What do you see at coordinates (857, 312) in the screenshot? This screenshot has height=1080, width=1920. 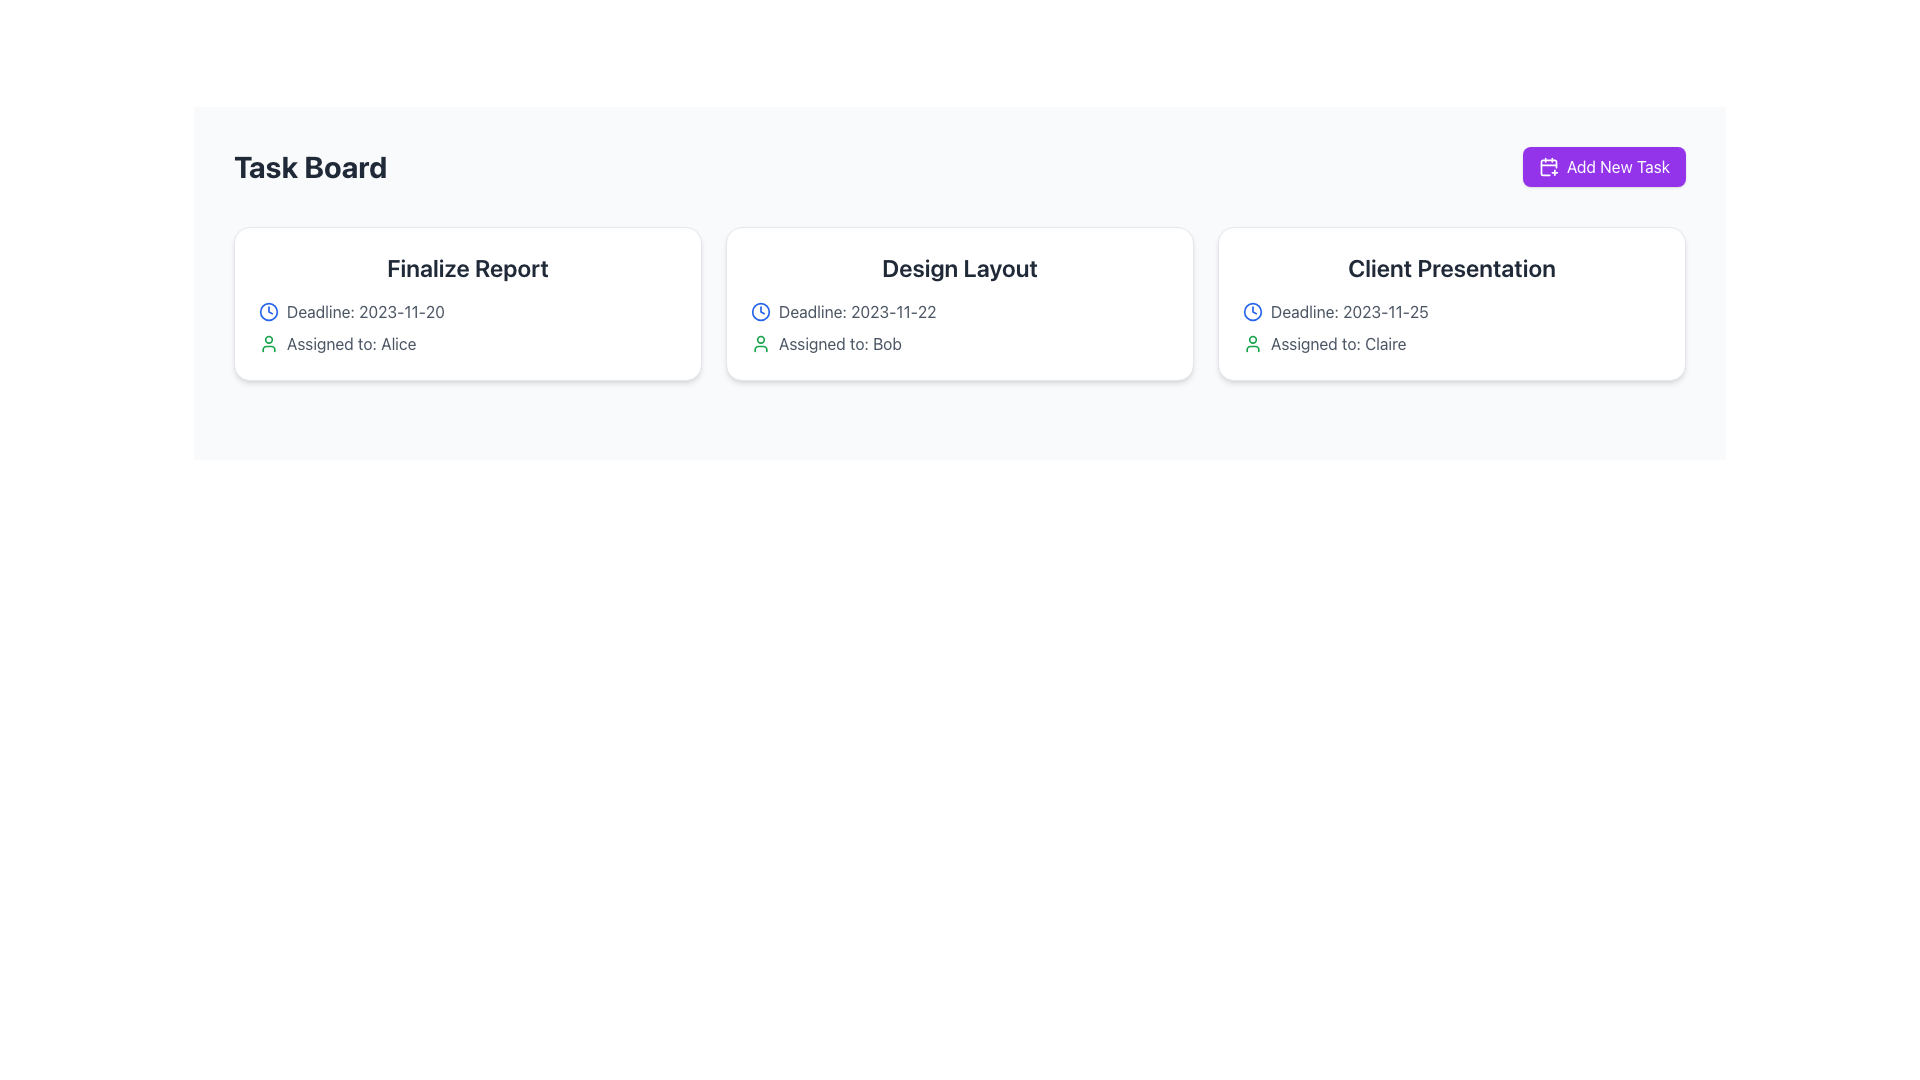 I see `the text label indicating the deadline for the 'Design Layout' task, located at the top-left corner of the 'Design Layout' card, adjacent to the blue clock icon and above the text 'Assigned to: Bob'` at bounding box center [857, 312].